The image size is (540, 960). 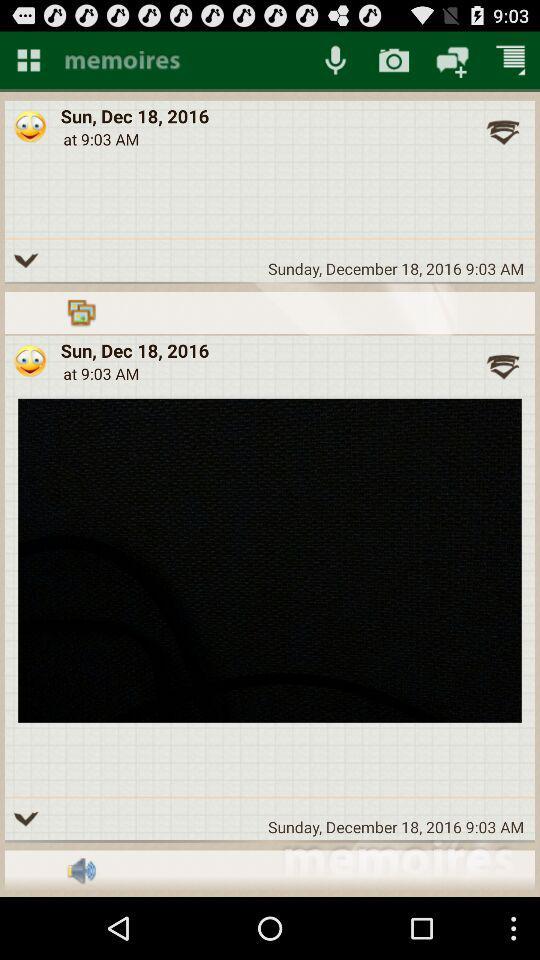 What do you see at coordinates (452, 64) in the screenshot?
I see `the chat icon` at bounding box center [452, 64].